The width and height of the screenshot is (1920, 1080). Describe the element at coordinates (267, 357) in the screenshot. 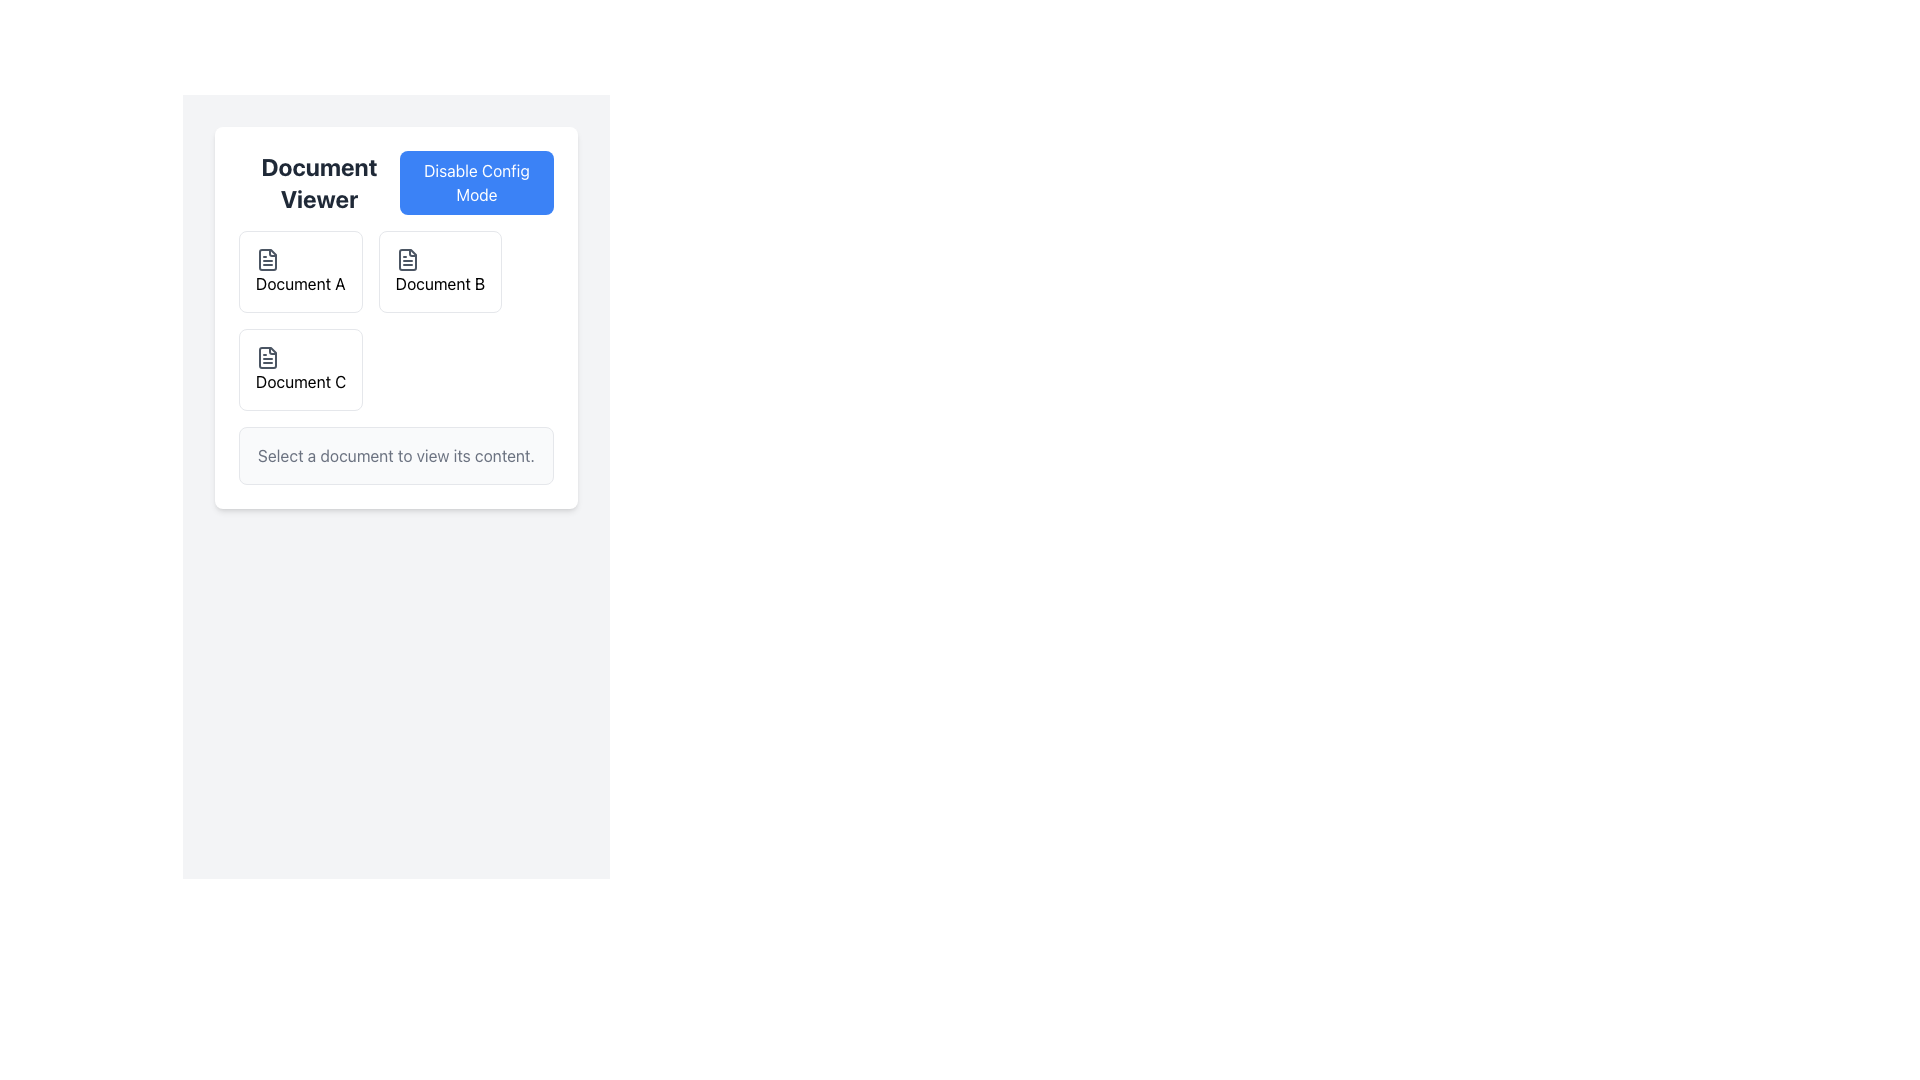

I see `the leftmost document icon, which is a rectangular icon with a white fill and gray outline, depicting a document with a folded corner and lines representing text, located below the 'Document Viewer' heading and to the left of 'Document C'` at that location.